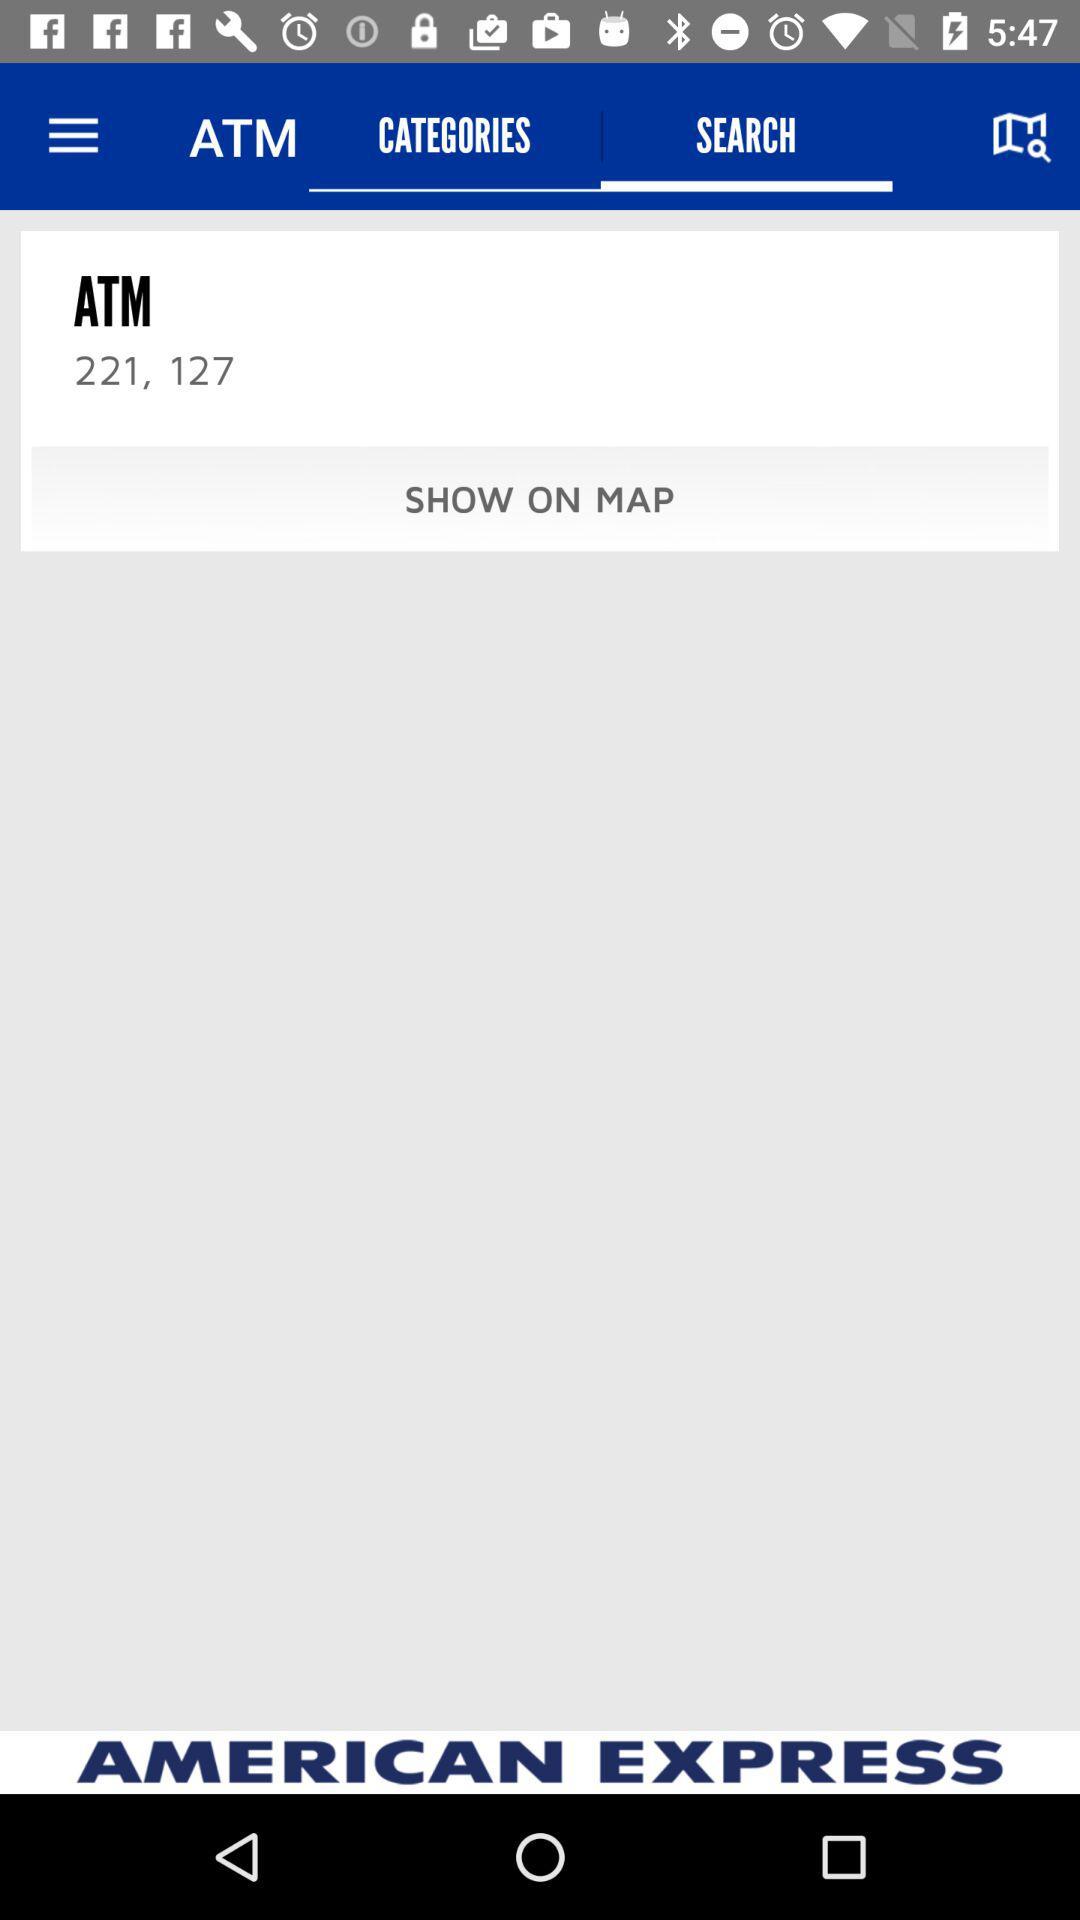 The width and height of the screenshot is (1080, 1920). What do you see at coordinates (72, 135) in the screenshot?
I see `item above the atm item` at bounding box center [72, 135].